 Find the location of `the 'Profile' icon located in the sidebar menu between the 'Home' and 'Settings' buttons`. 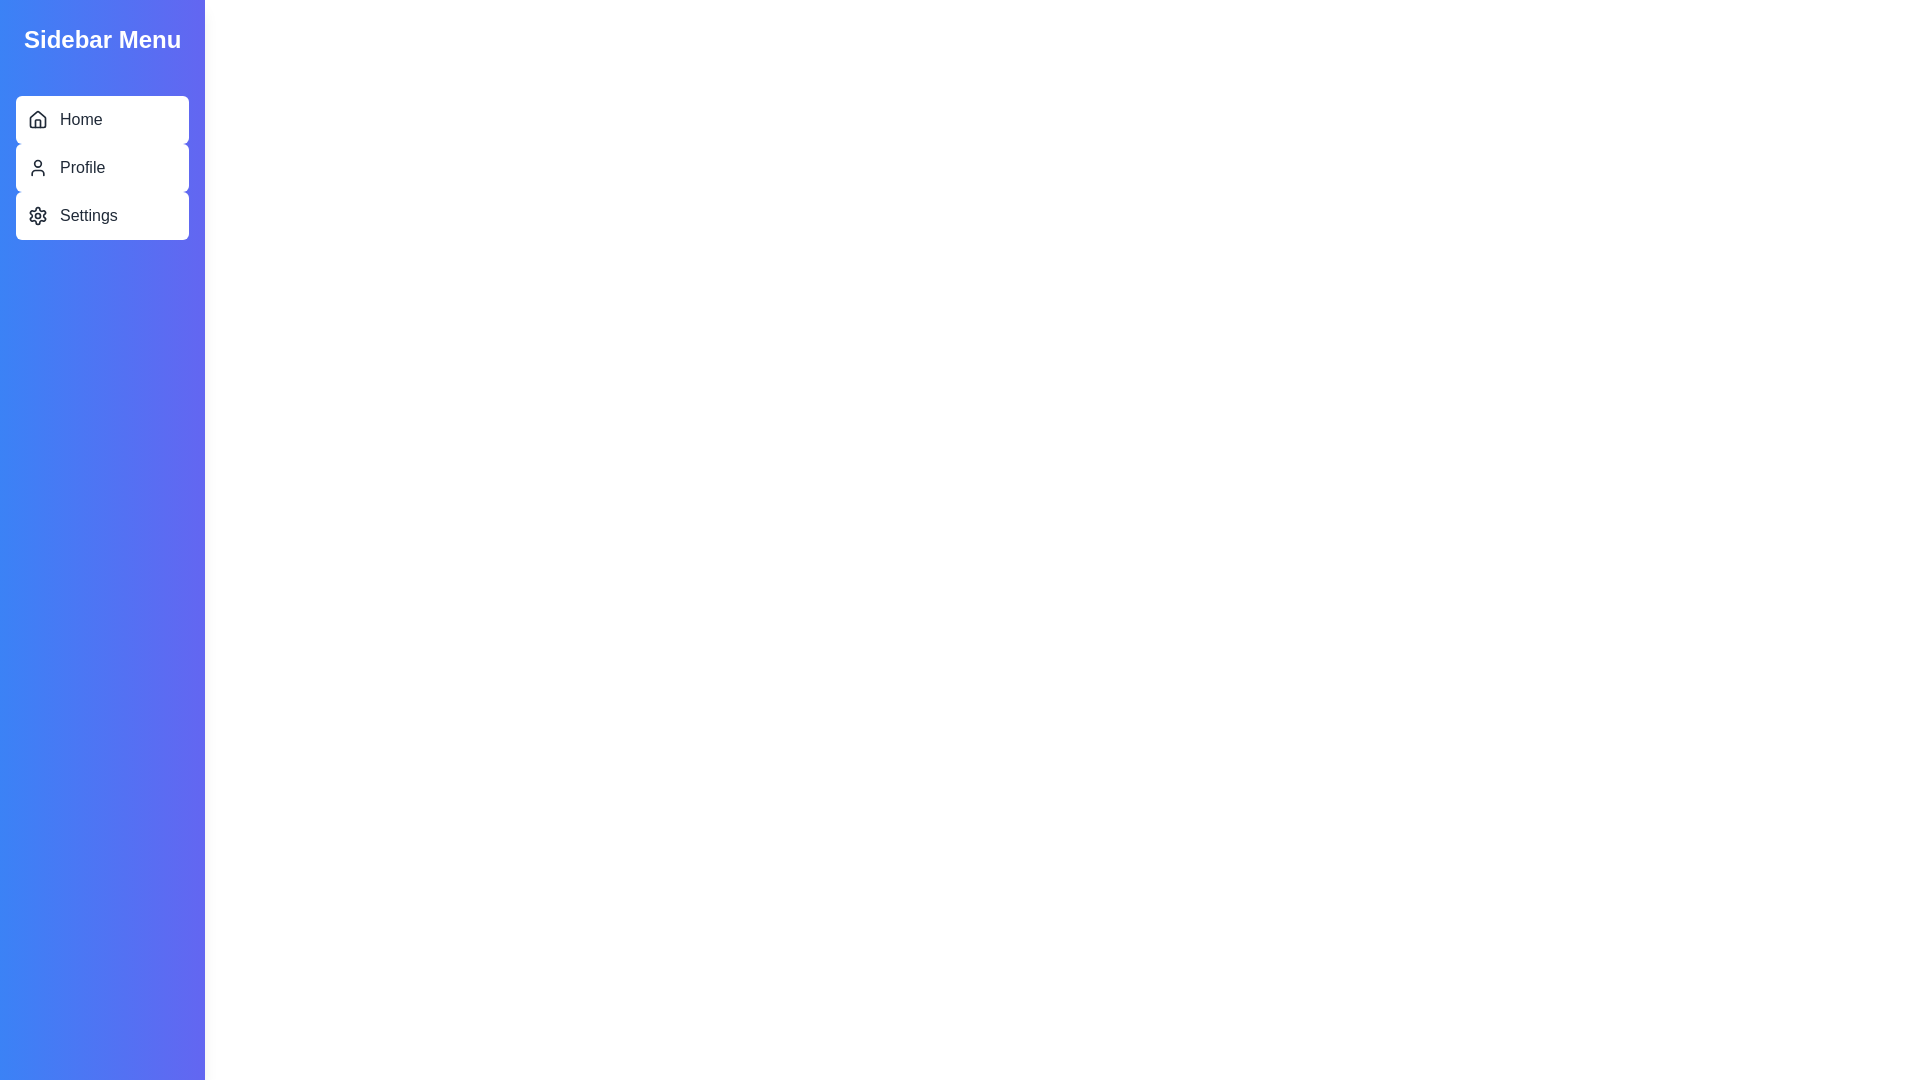

the 'Profile' icon located in the sidebar menu between the 'Home' and 'Settings' buttons is located at coordinates (38, 167).